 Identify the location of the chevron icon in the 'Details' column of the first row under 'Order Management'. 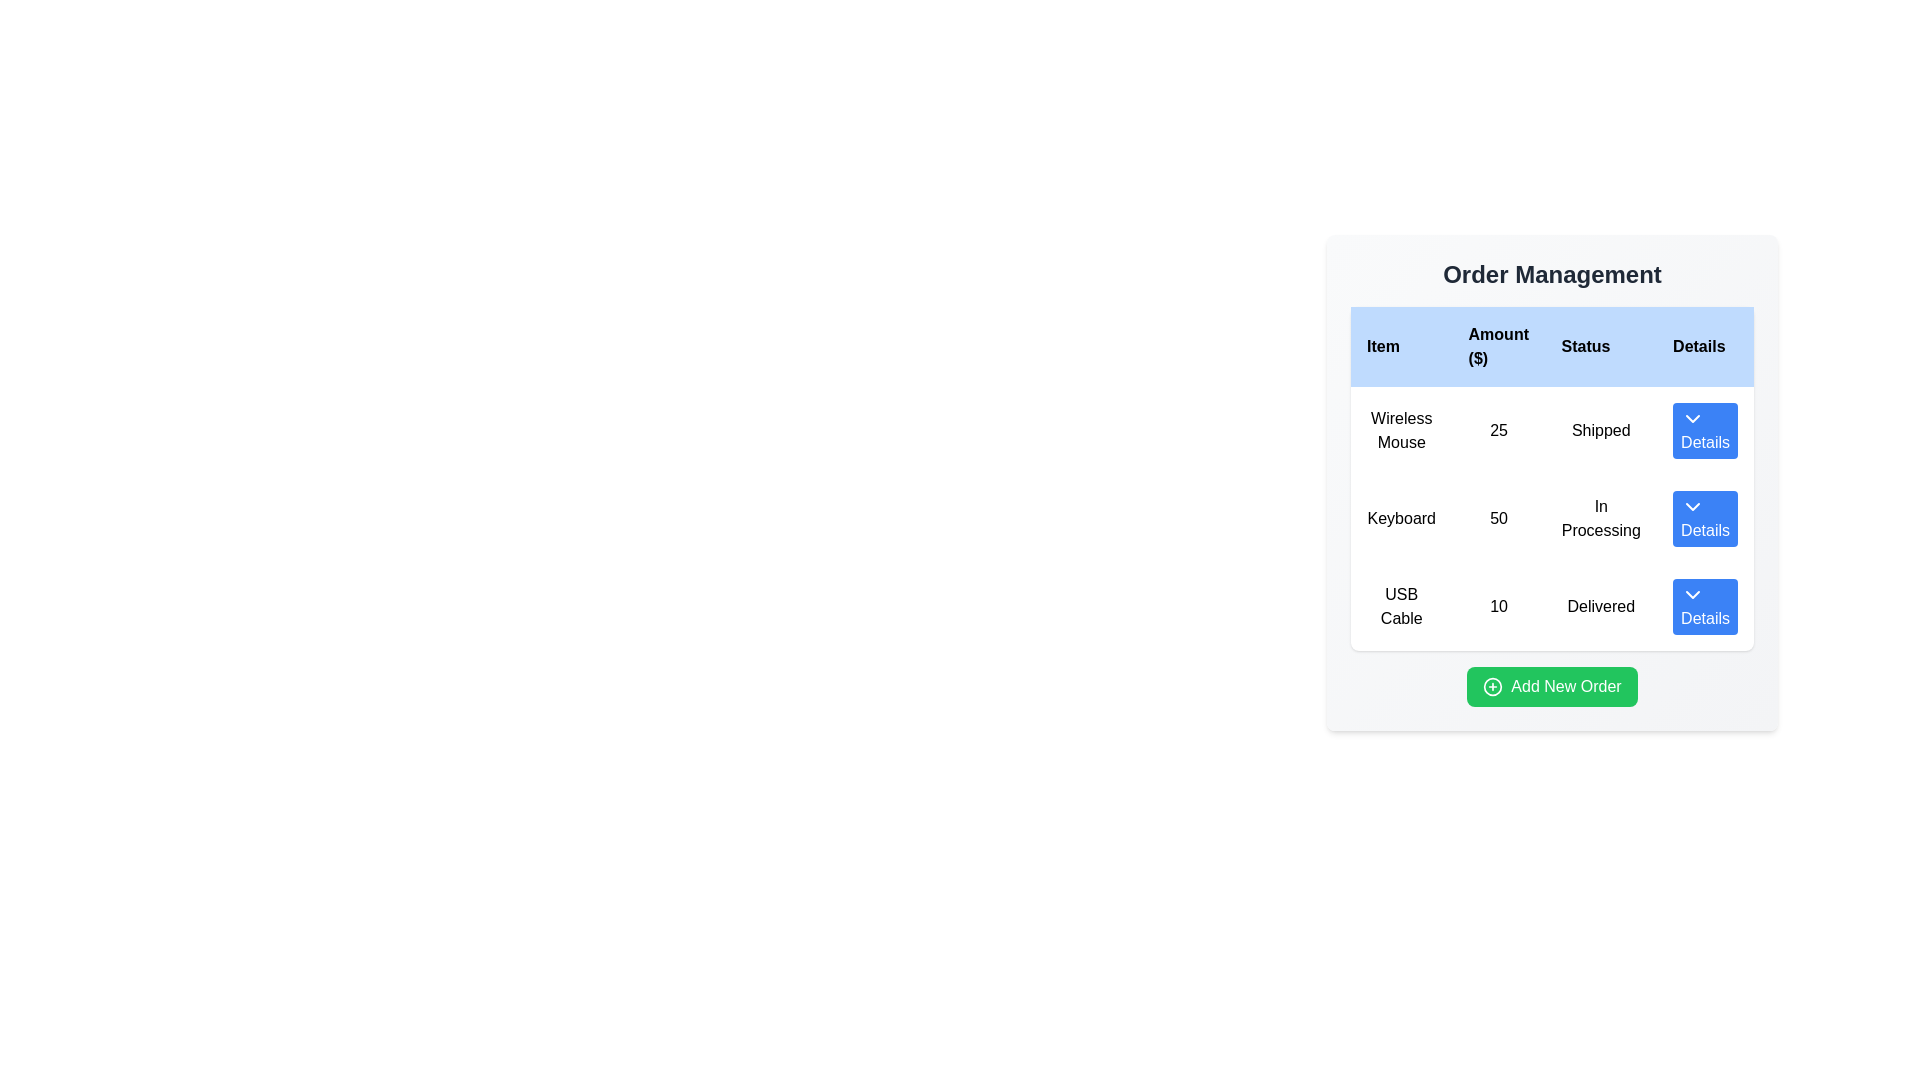
(1692, 418).